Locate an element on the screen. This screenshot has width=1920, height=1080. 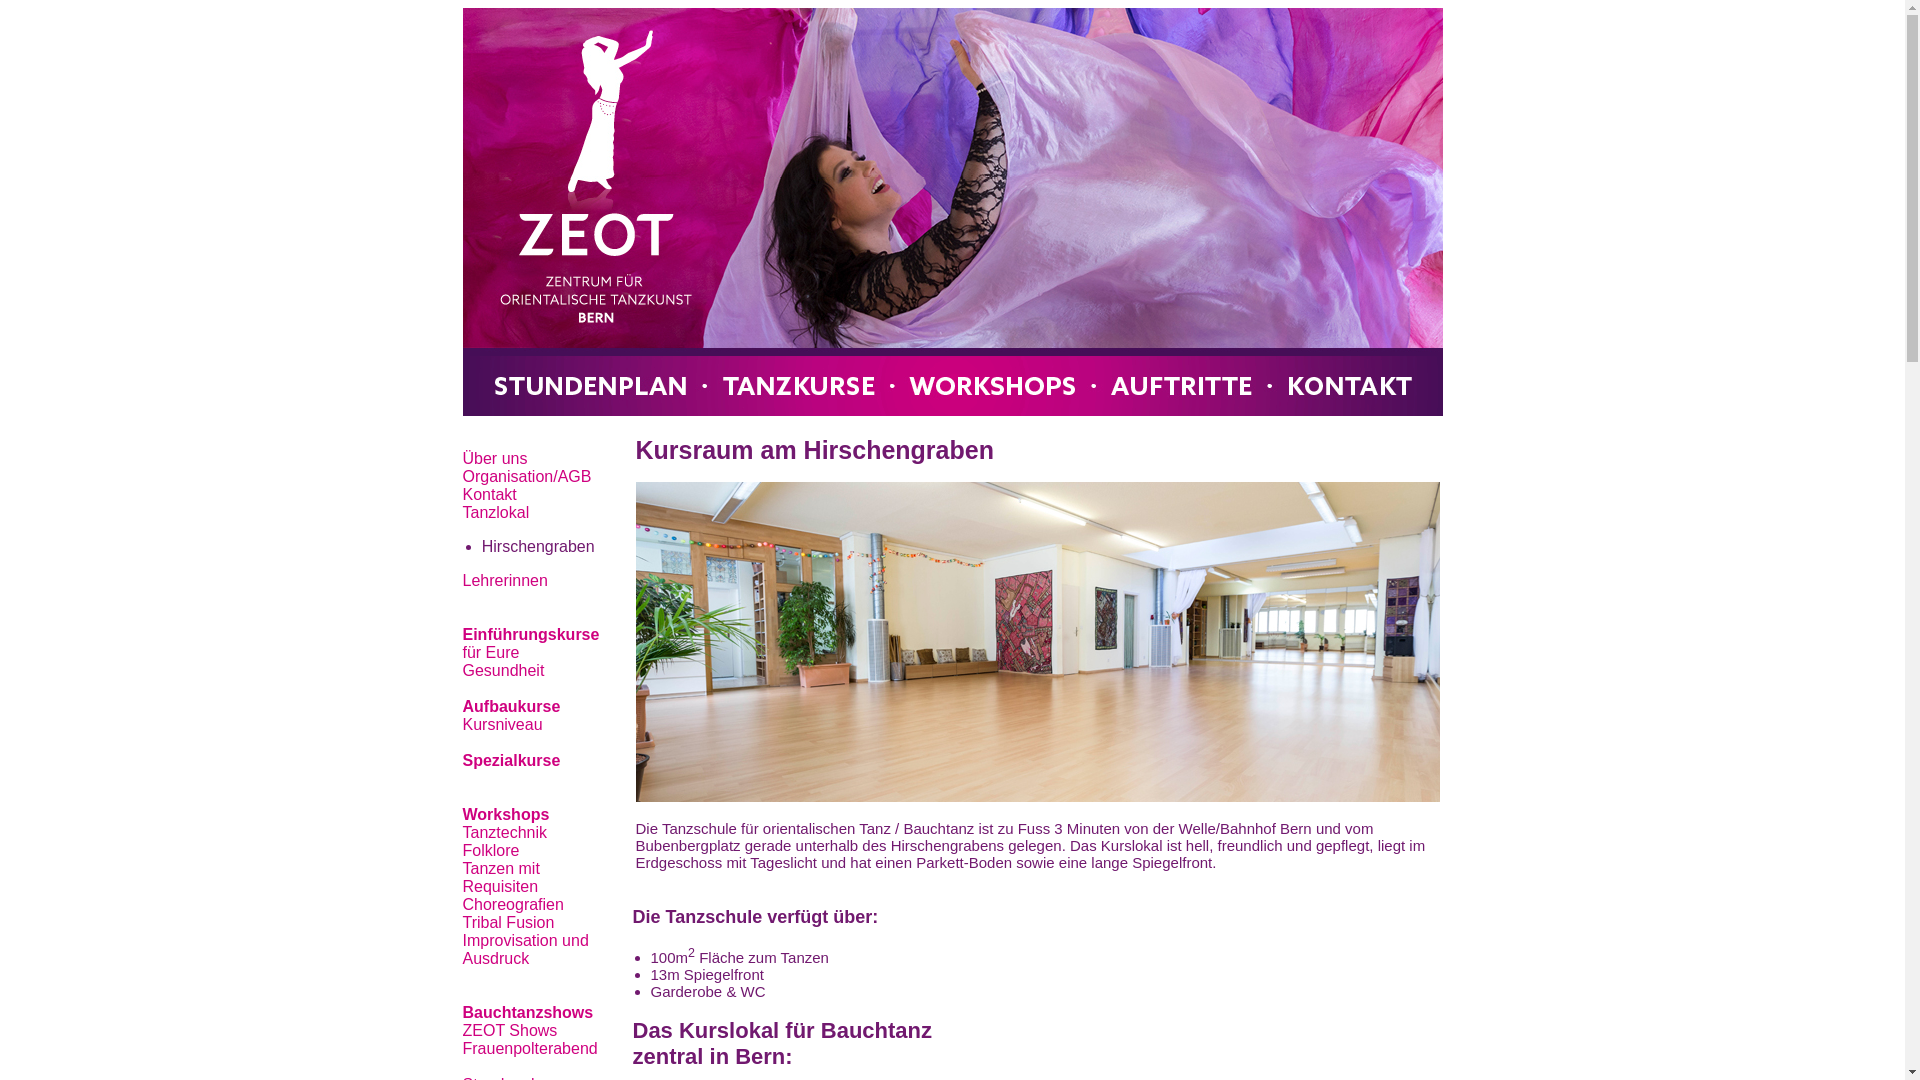
'Lehrerinnen' is located at coordinates (504, 580).